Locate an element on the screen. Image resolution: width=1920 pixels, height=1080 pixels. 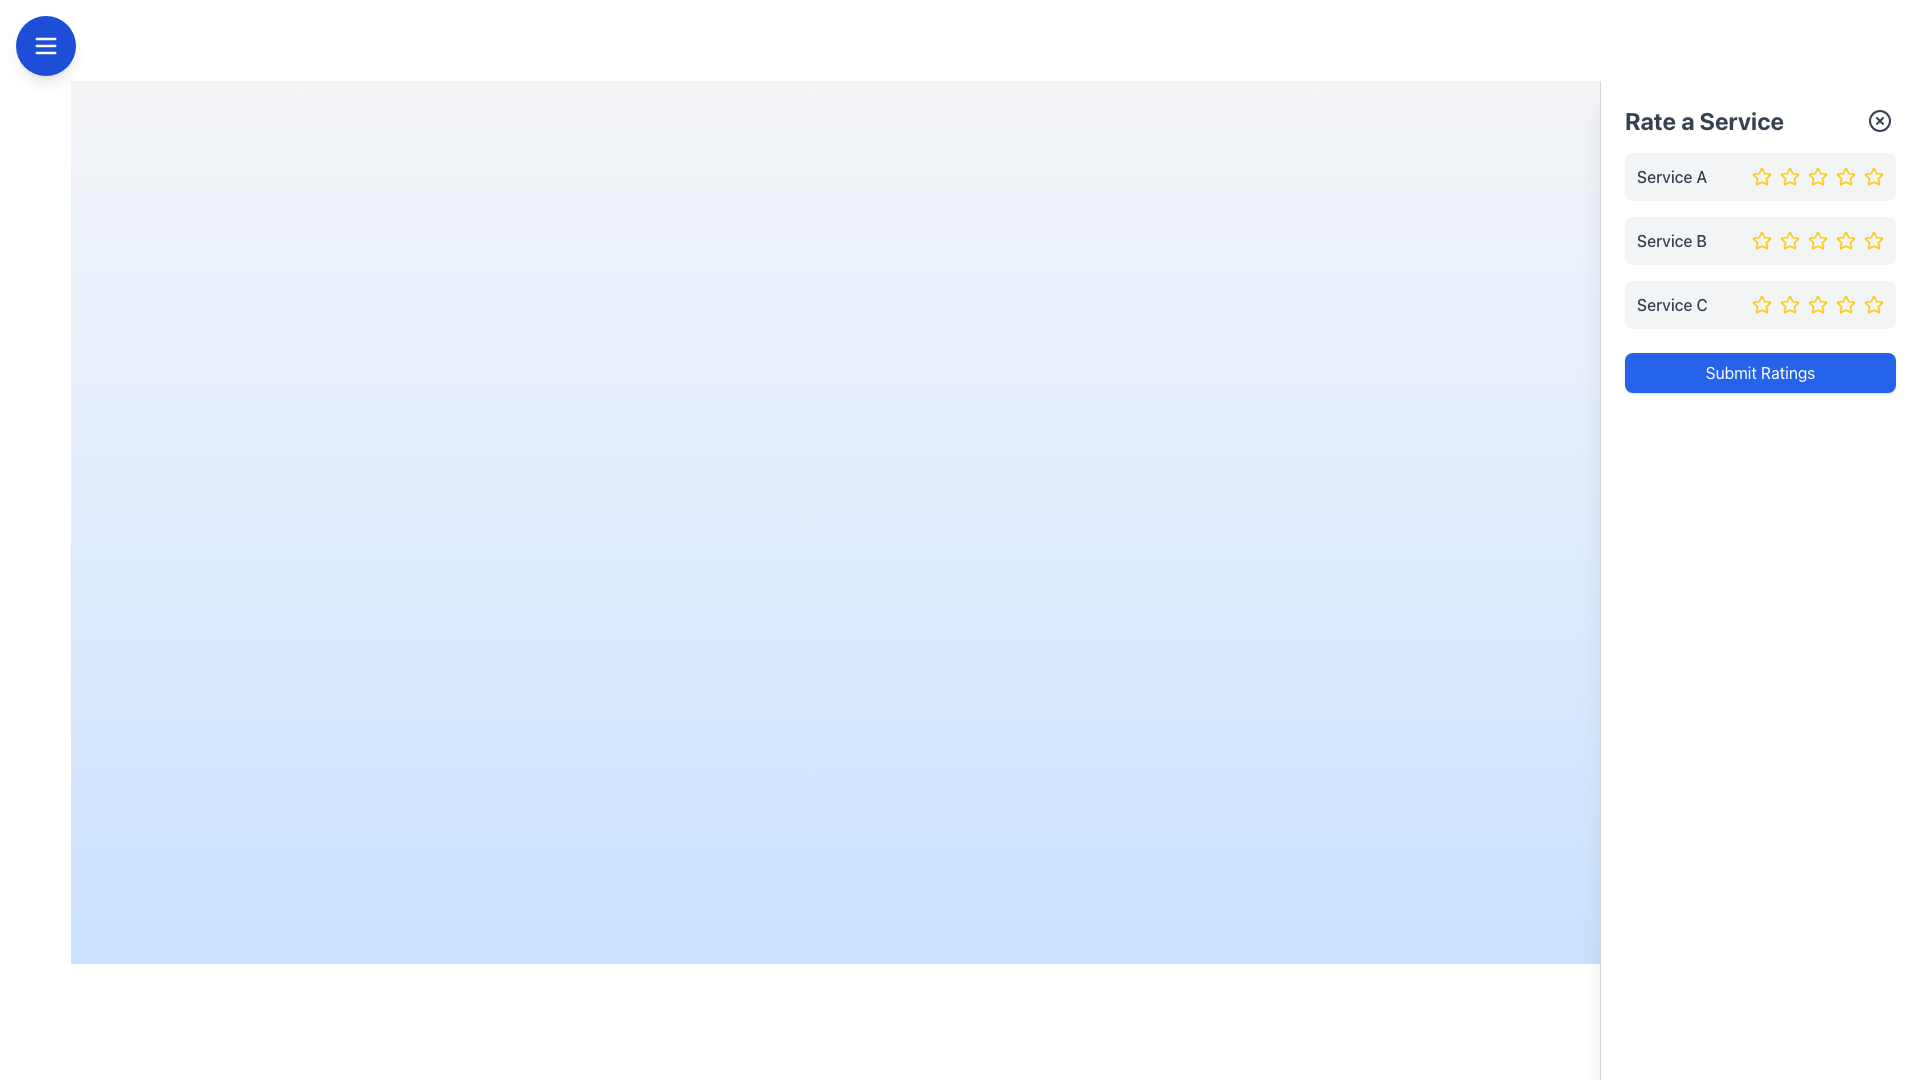
the second star in the interactive star rating icon for 'Service A' is located at coordinates (1789, 175).